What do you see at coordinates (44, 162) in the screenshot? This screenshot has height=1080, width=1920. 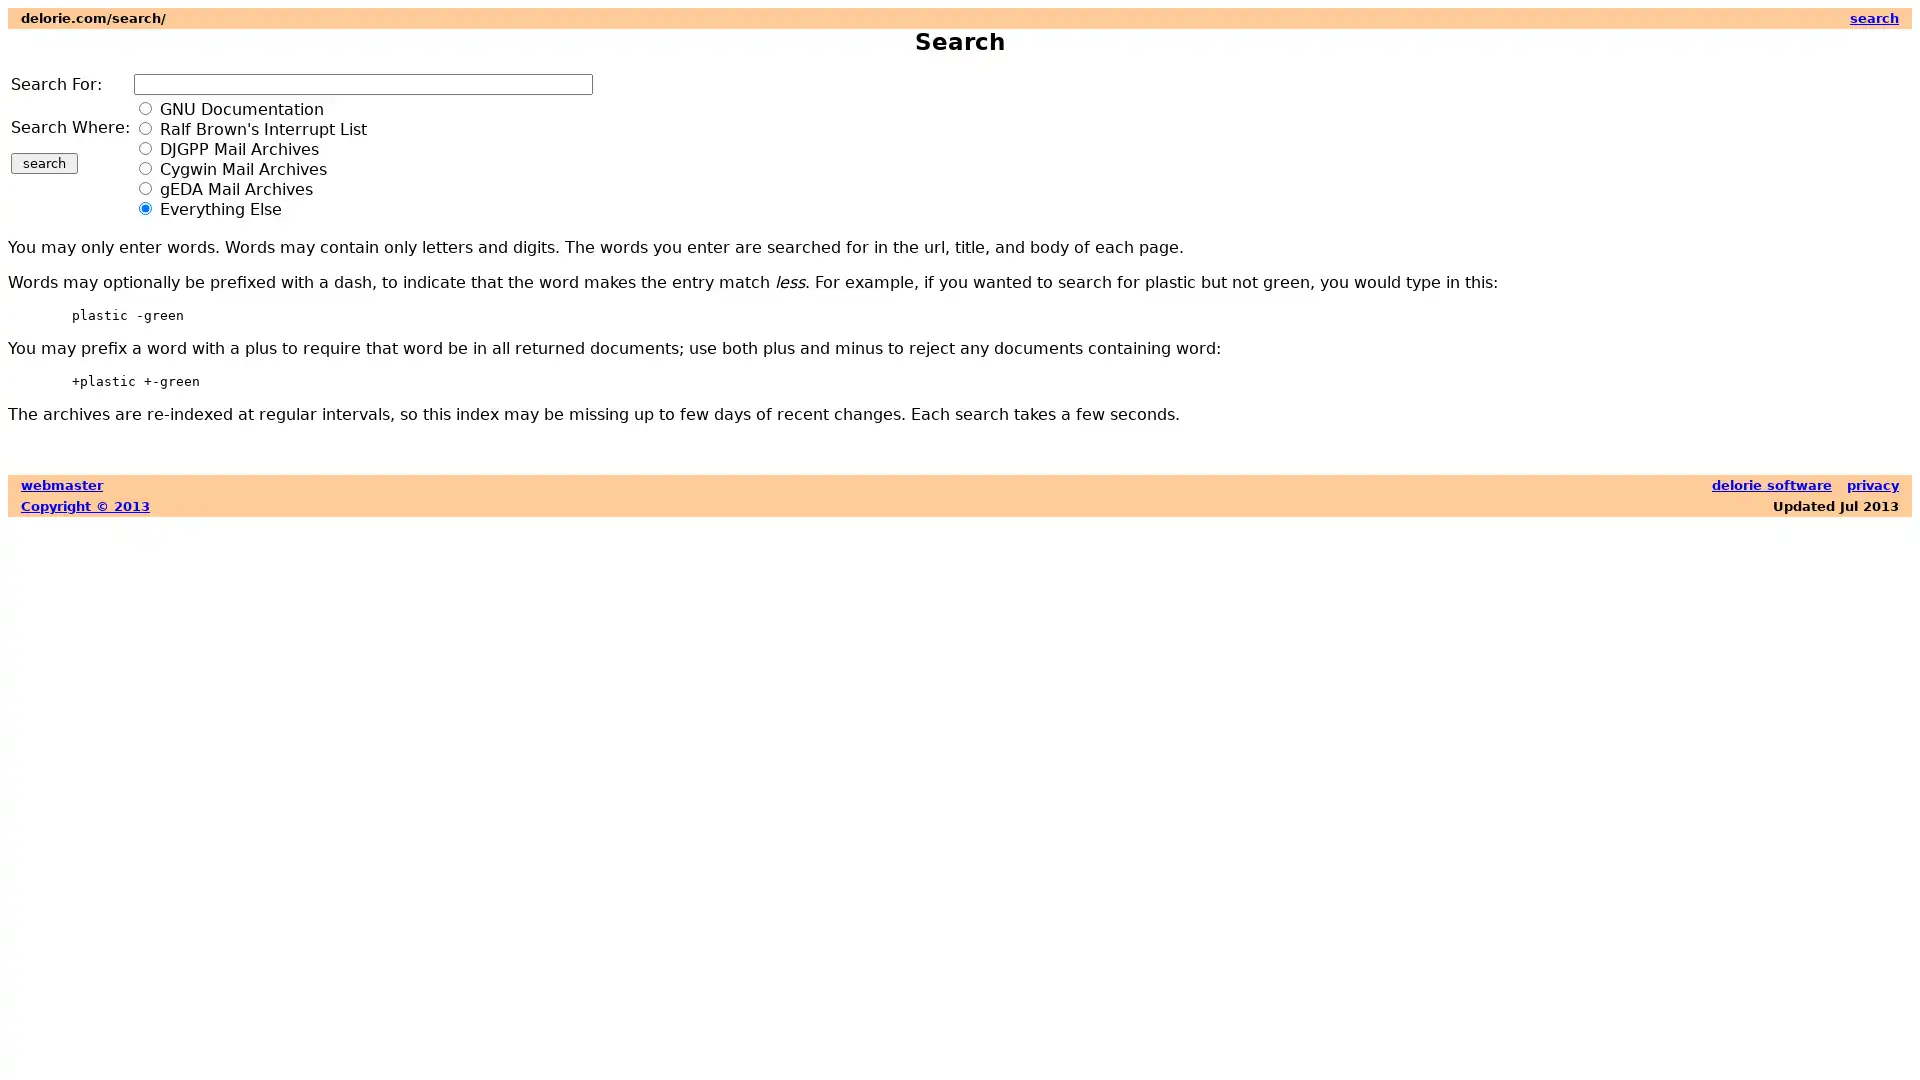 I see `search` at bounding box center [44, 162].